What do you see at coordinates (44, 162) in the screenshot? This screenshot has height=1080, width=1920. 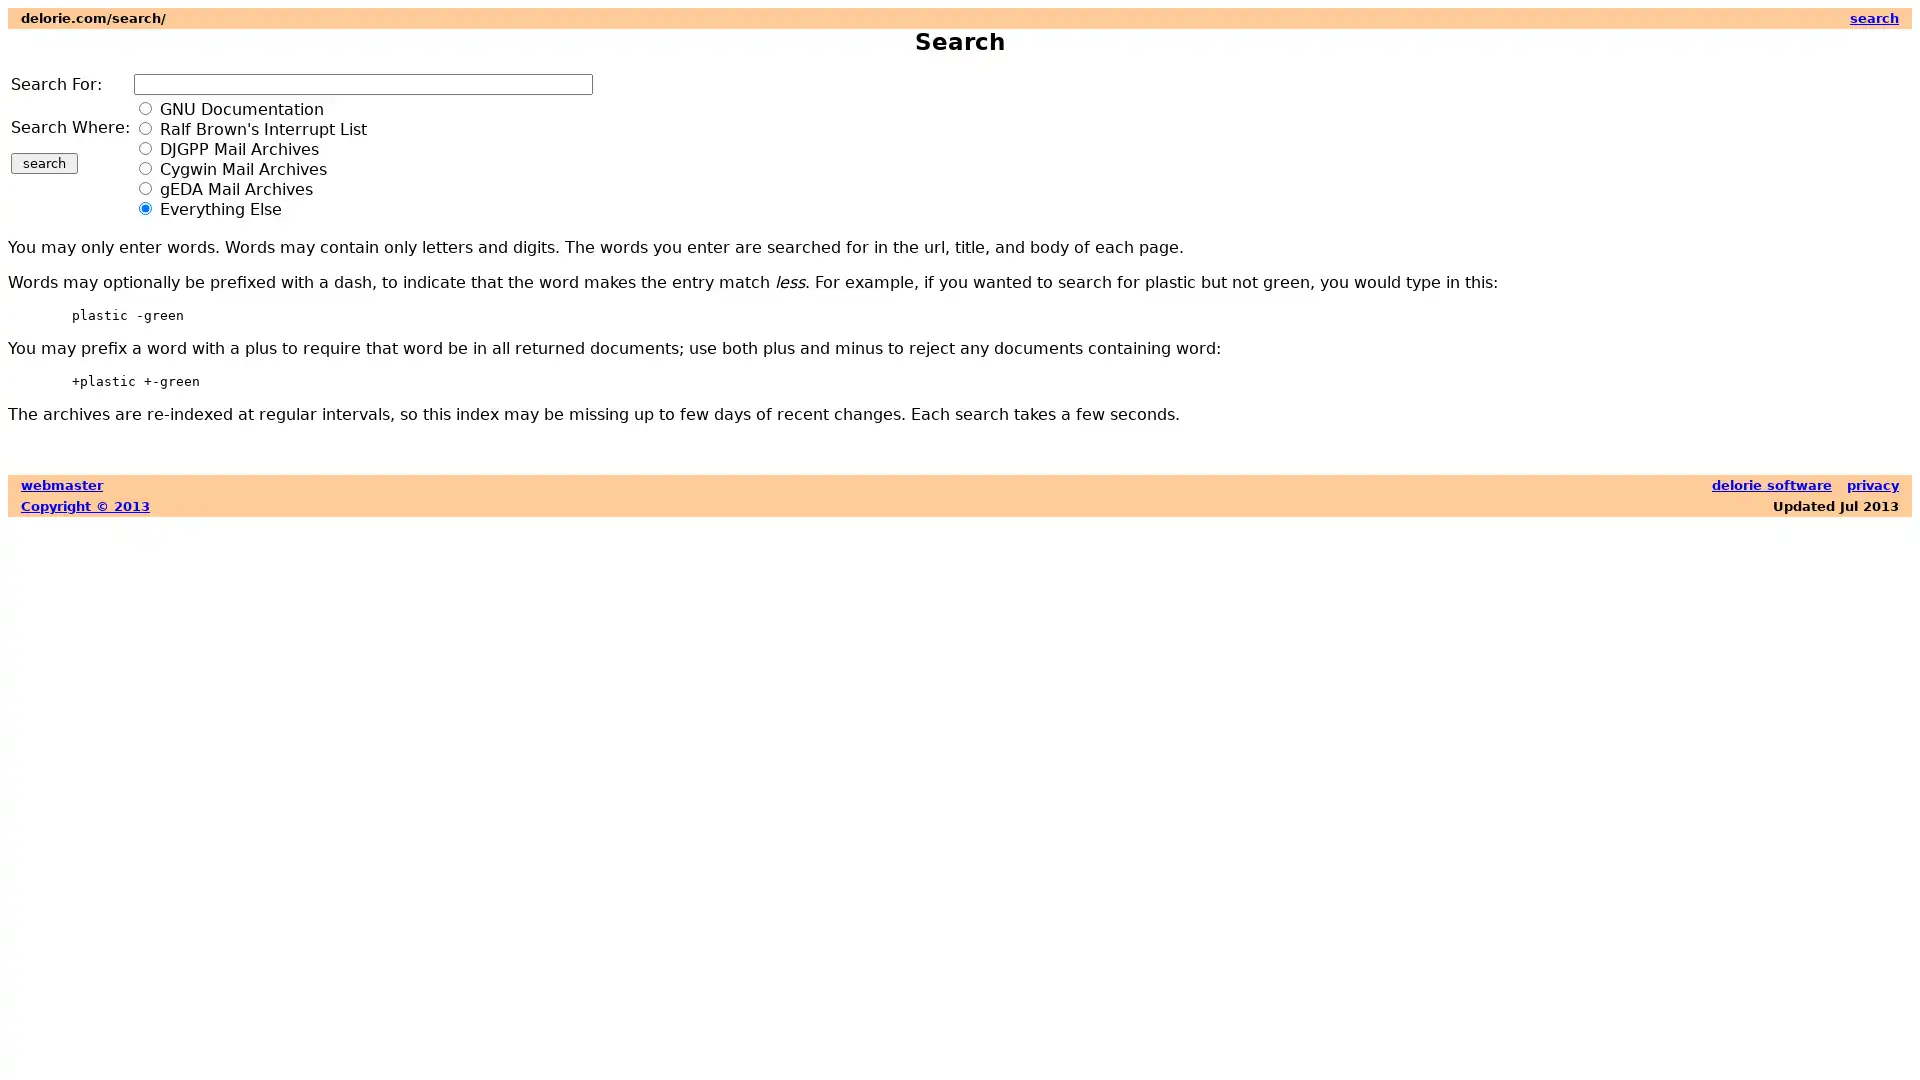 I see `search` at bounding box center [44, 162].